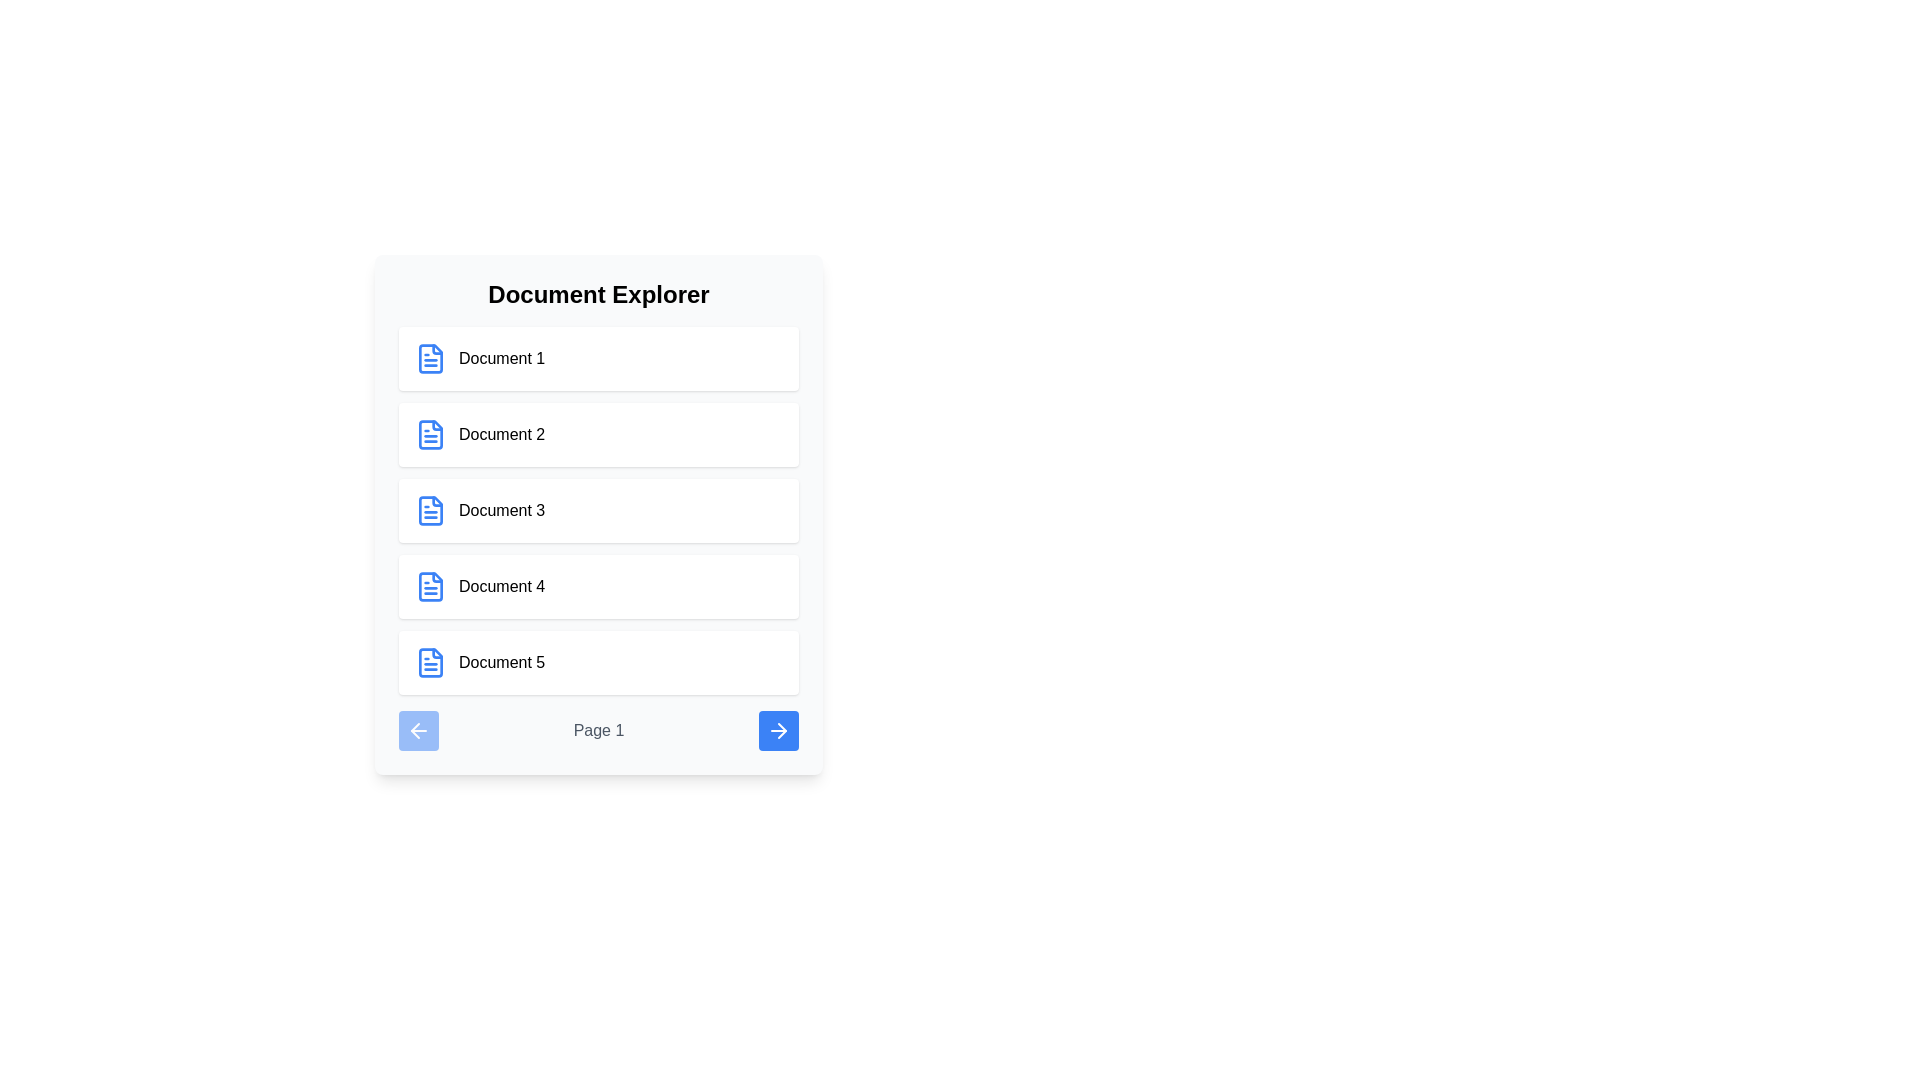  What do you see at coordinates (598, 585) in the screenshot?
I see `the list item labeled 'Document 4' in the 'Document Explorer'` at bounding box center [598, 585].